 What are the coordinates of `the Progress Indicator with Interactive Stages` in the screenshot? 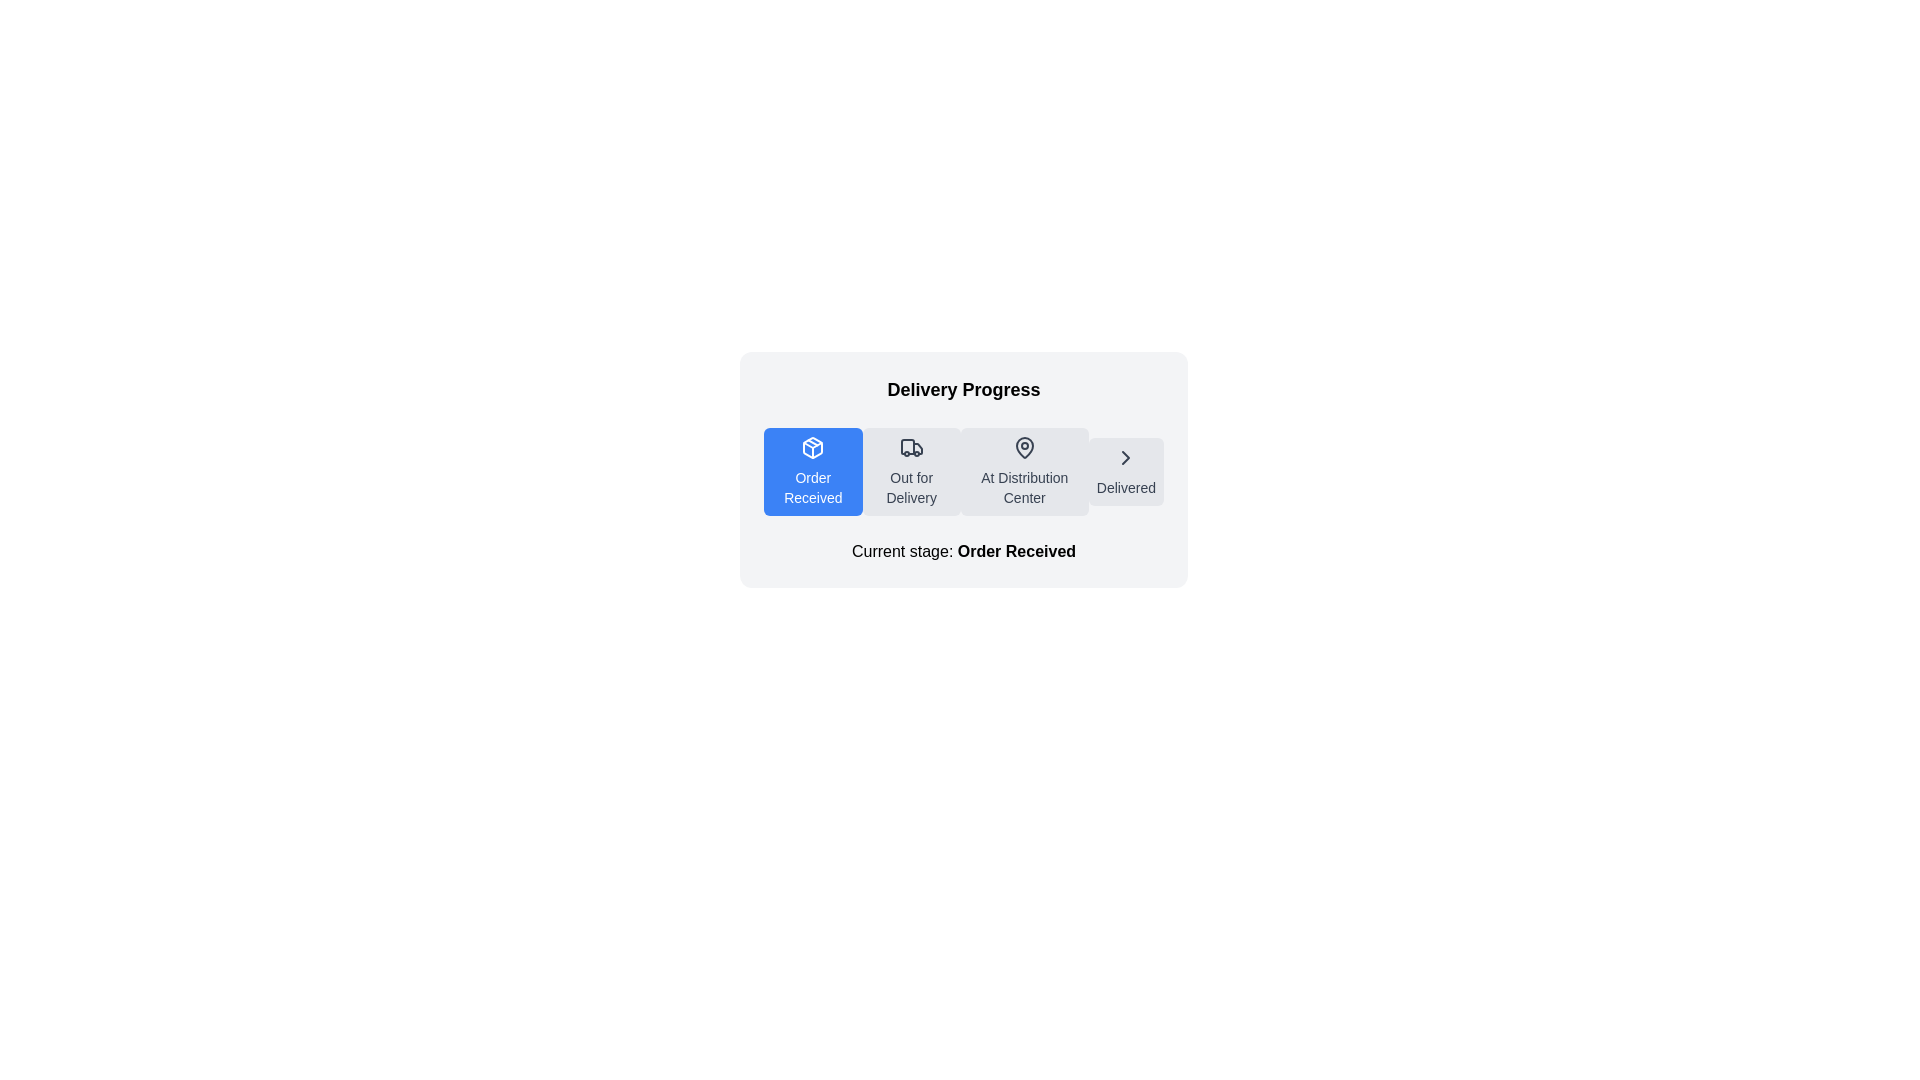 It's located at (964, 471).